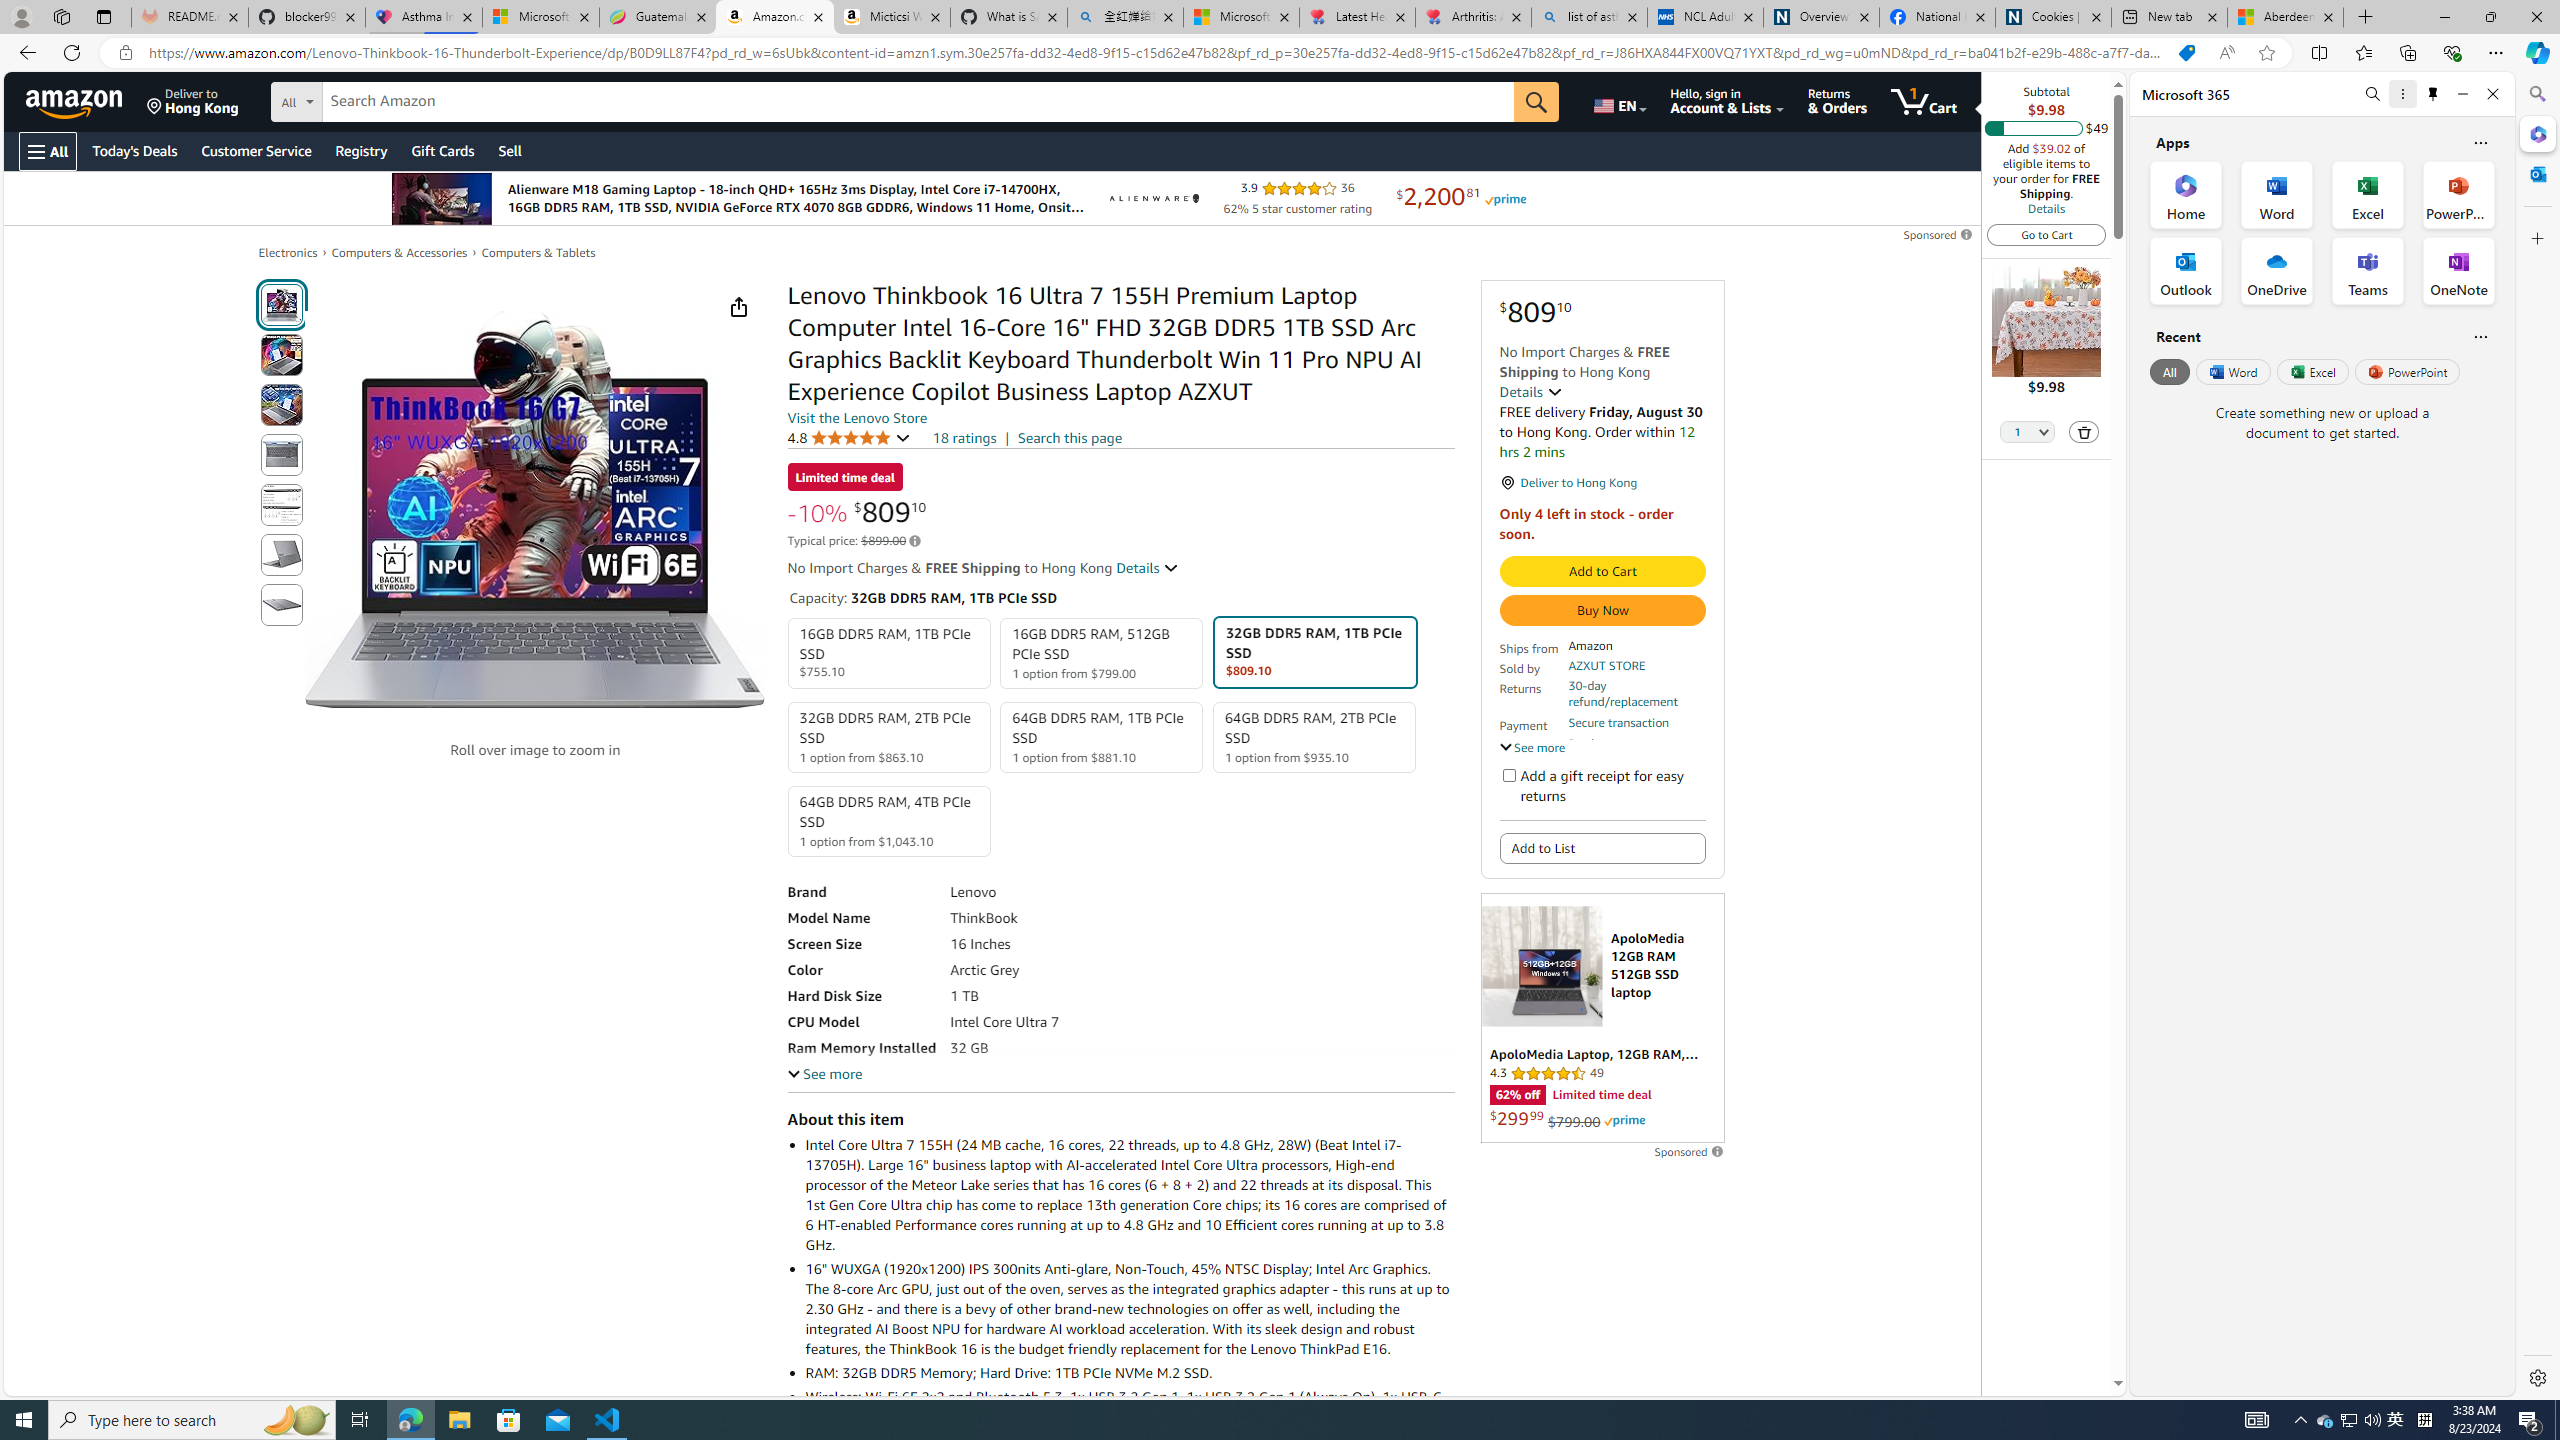 The image size is (2560, 1440). I want to click on '32GB DDR5 RAM, 1TB PCIe SSD $809.10', so click(1313, 651).